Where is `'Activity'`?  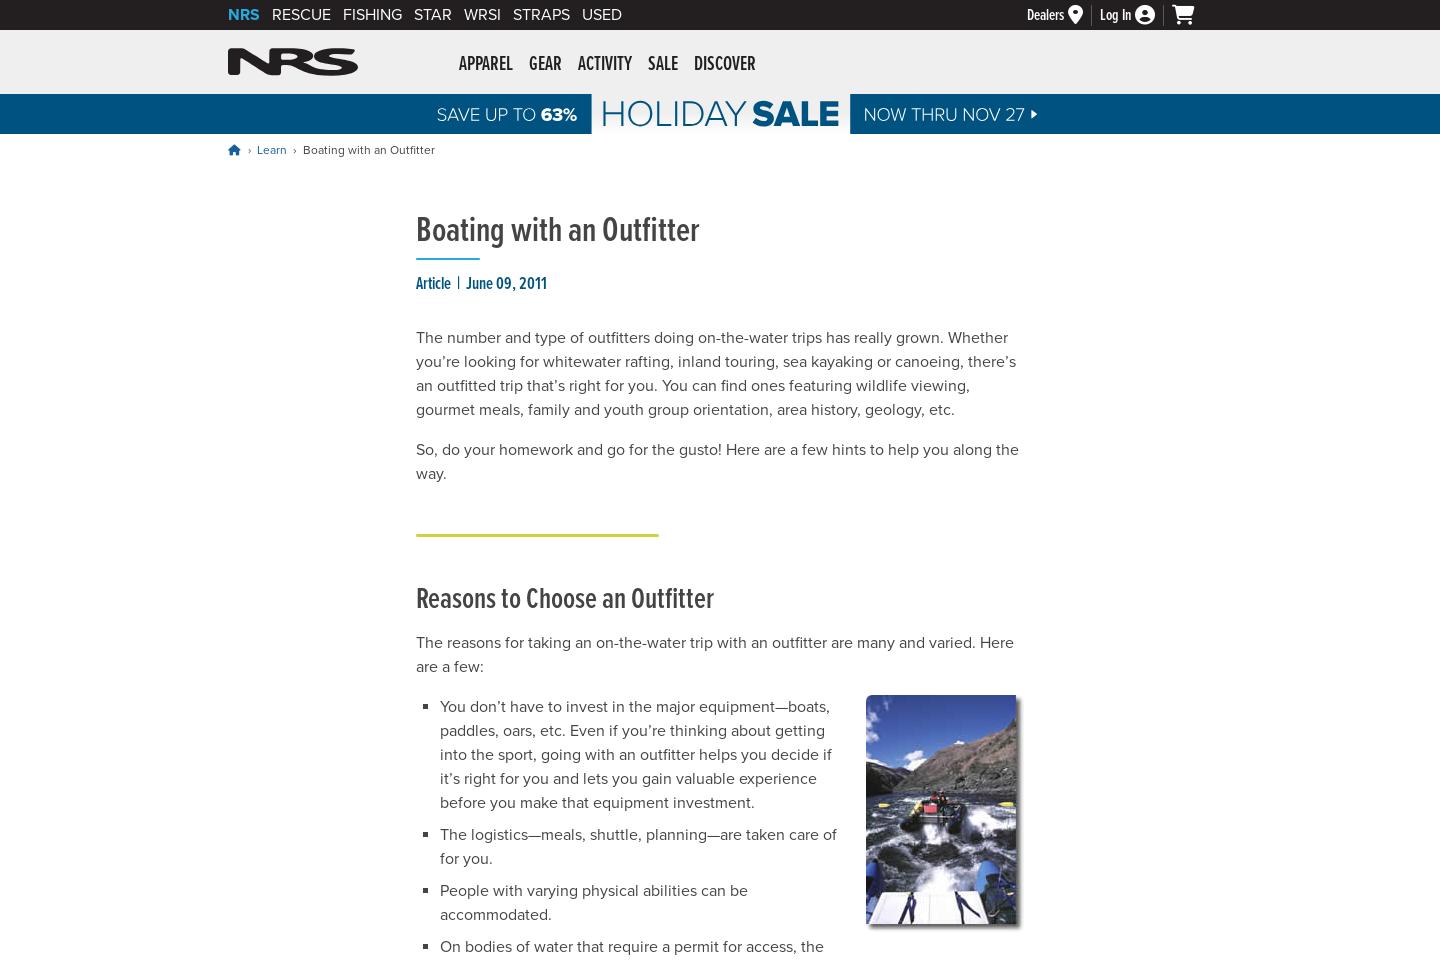 'Activity' is located at coordinates (602, 63).